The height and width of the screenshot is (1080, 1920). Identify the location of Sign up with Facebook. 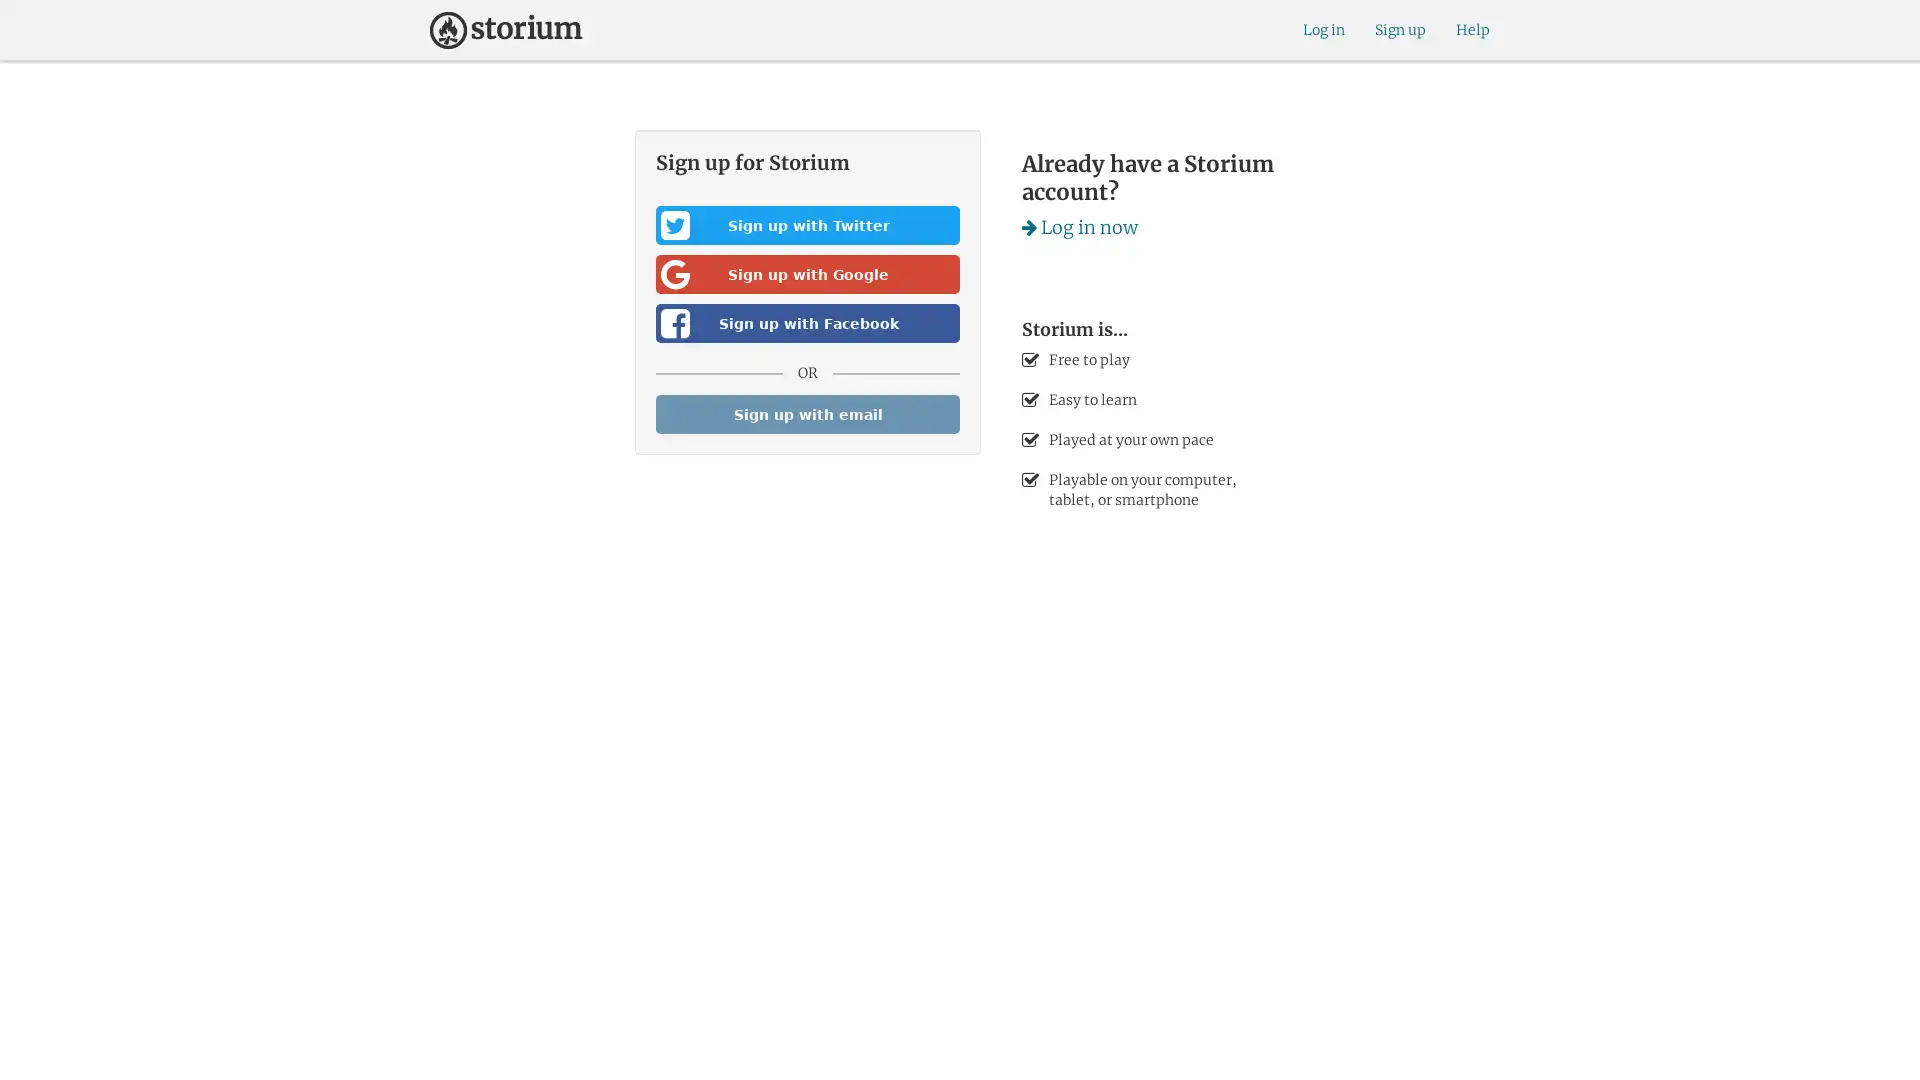
(807, 322).